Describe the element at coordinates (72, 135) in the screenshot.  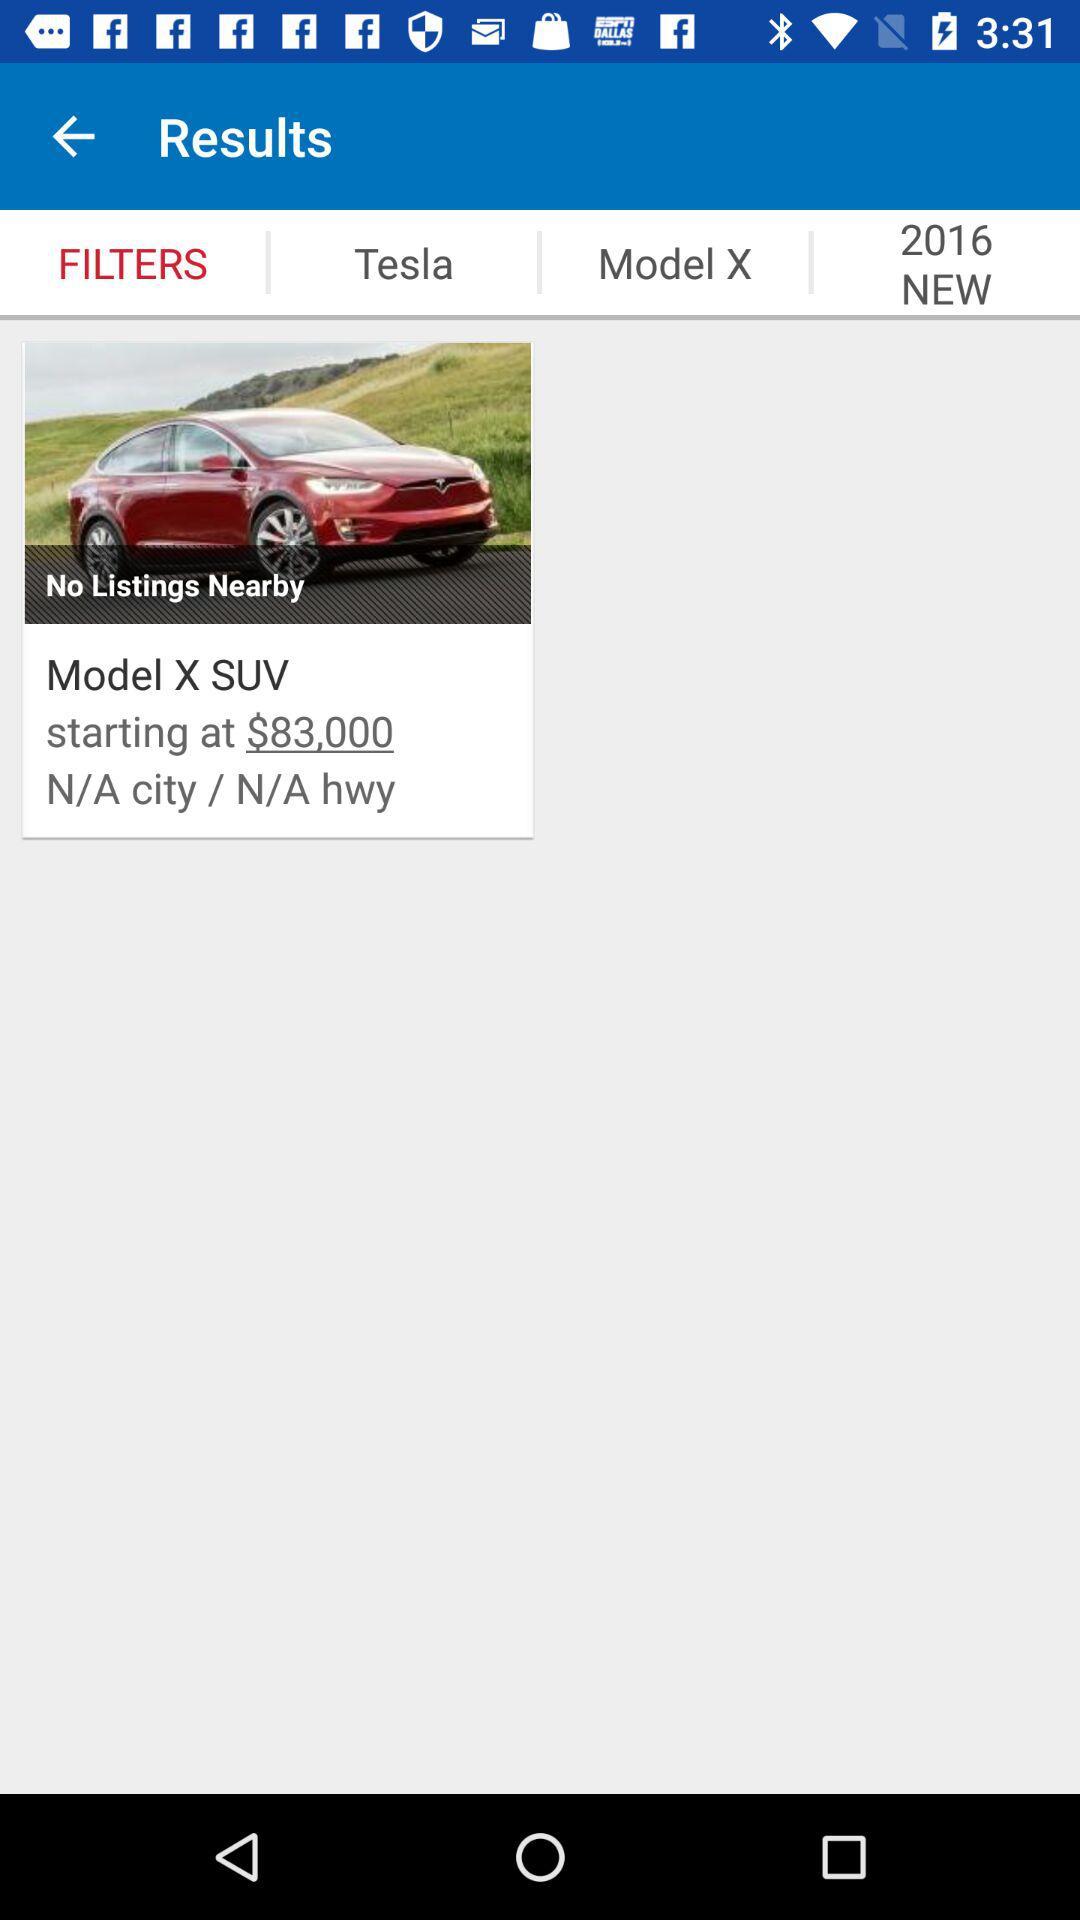
I see `icon next to results item` at that location.